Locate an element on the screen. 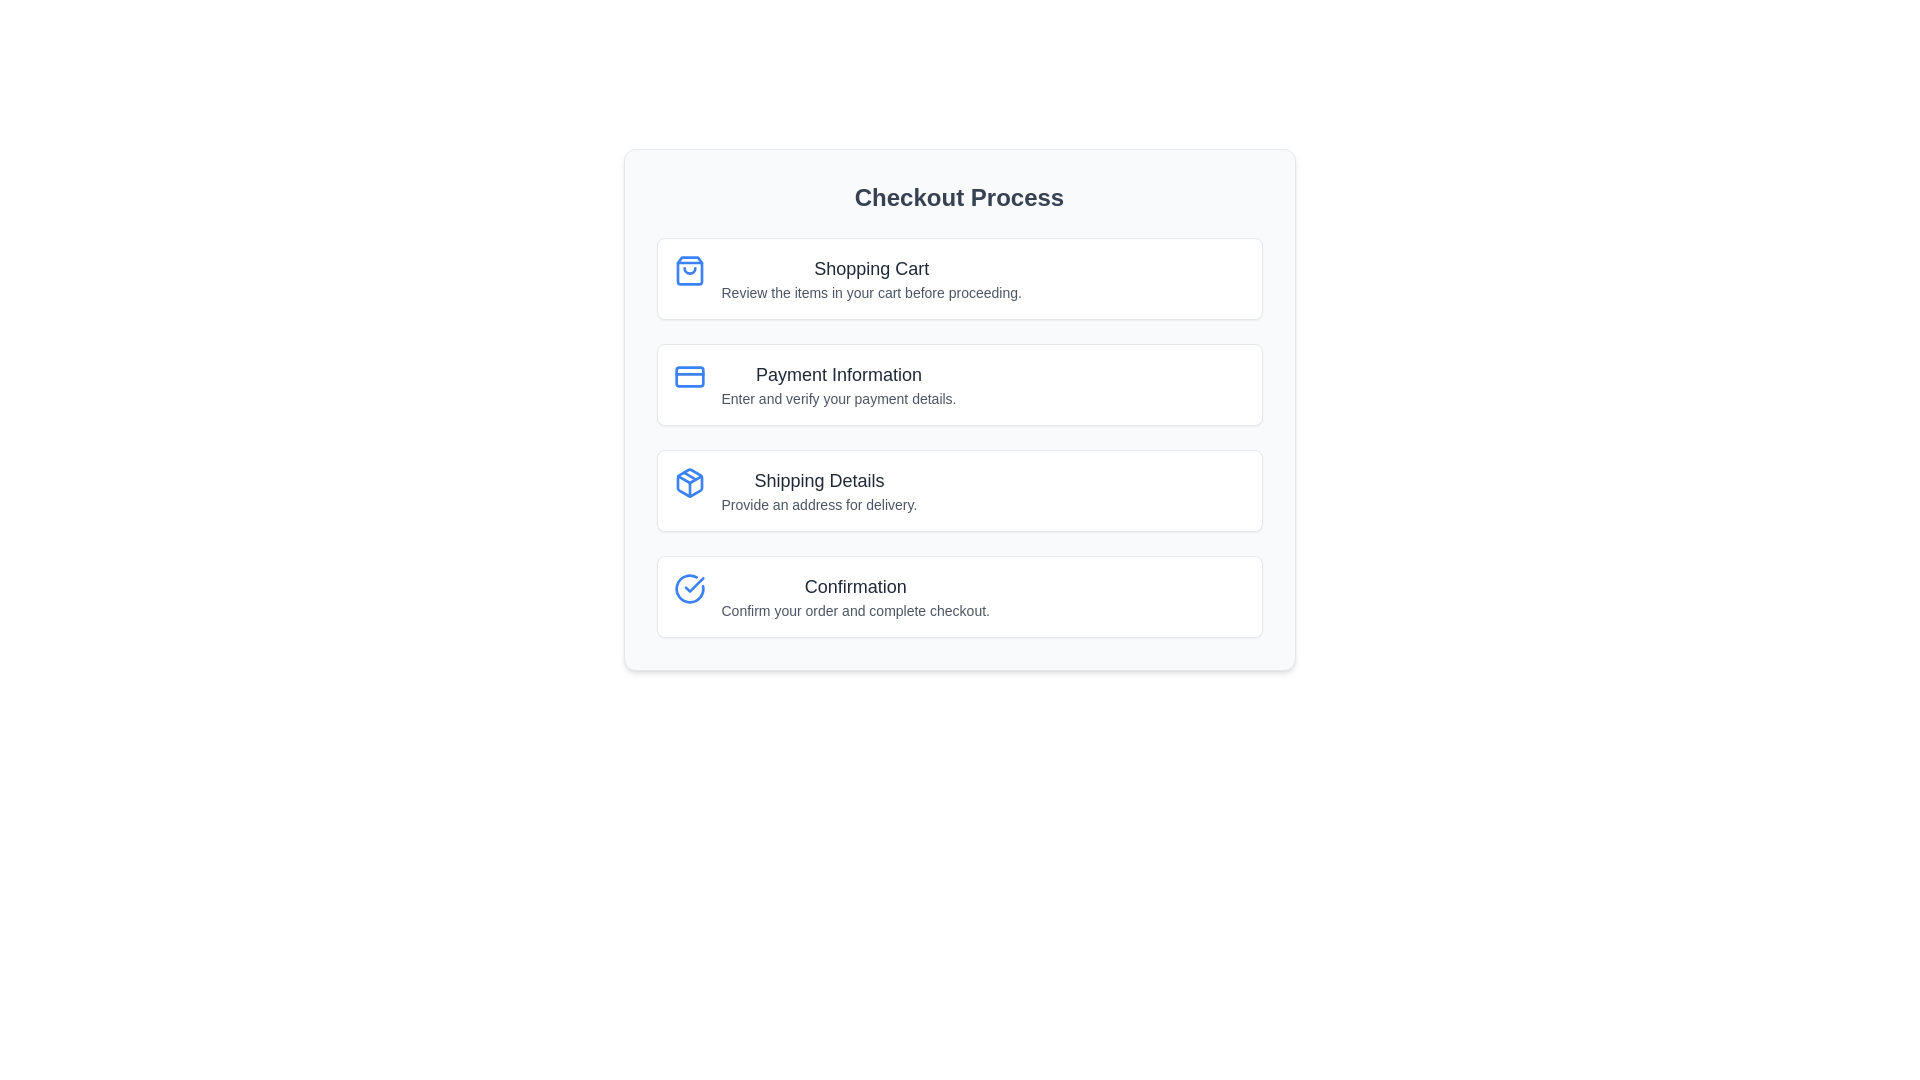 Image resolution: width=1920 pixels, height=1080 pixels. the informational text element that displays 'Shopping Cart' and 'Review the items in your cart before proceeding.' in the Checkout Process card is located at coordinates (871, 278).